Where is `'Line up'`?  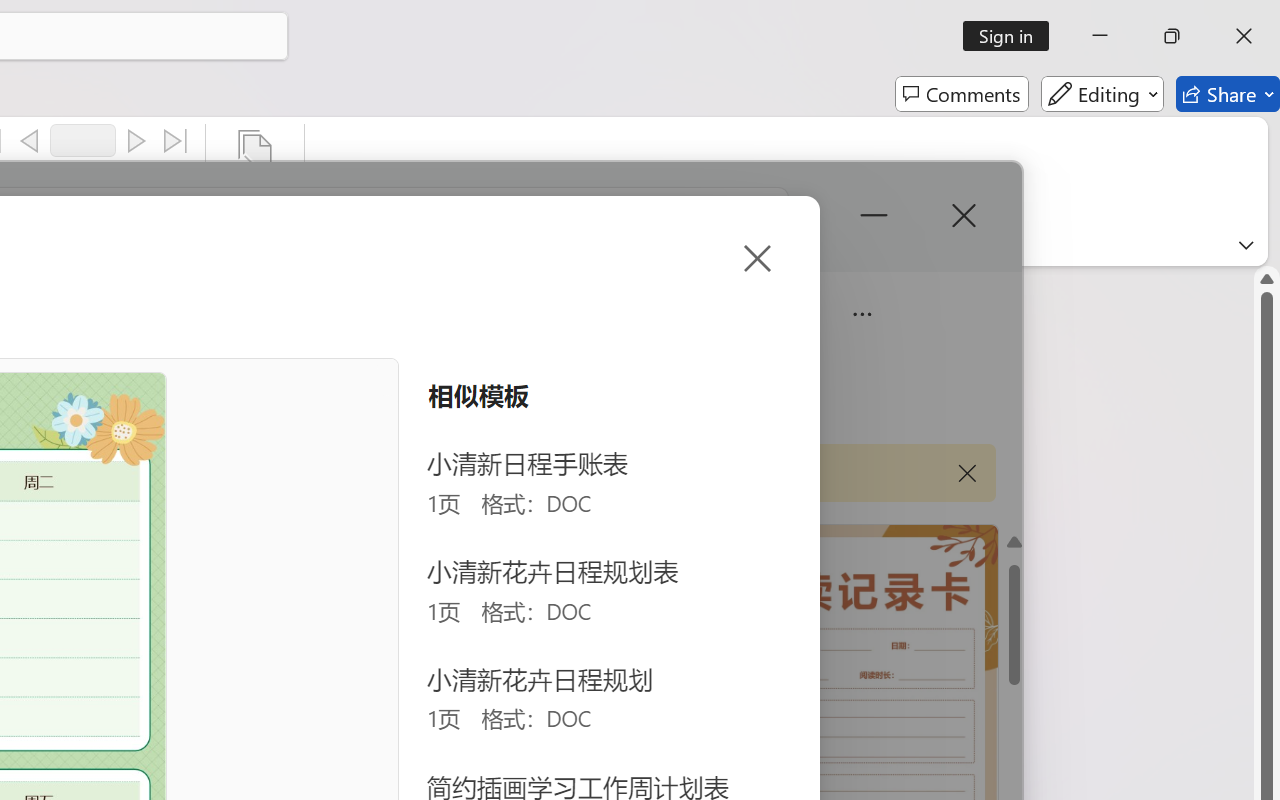
'Line up' is located at coordinates (1266, 278).